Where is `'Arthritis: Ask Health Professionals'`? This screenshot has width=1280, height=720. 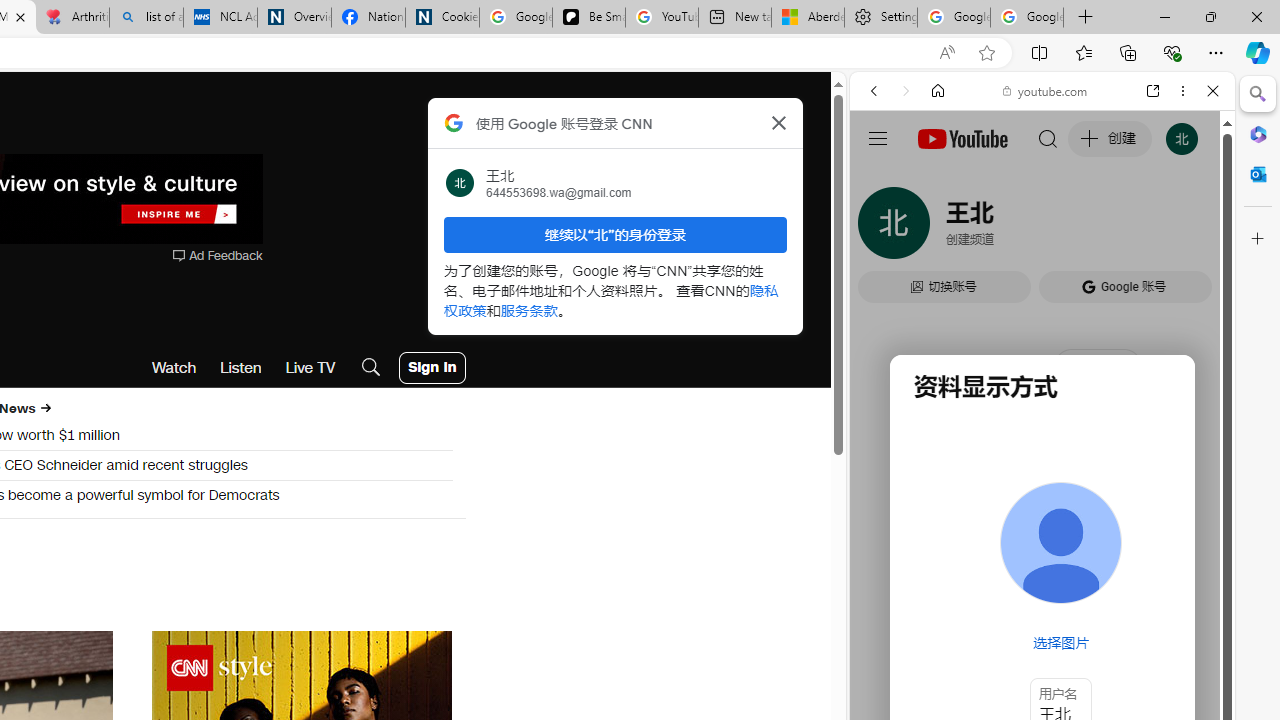
'Arthritis: Ask Health Professionals' is located at coordinates (72, 17).